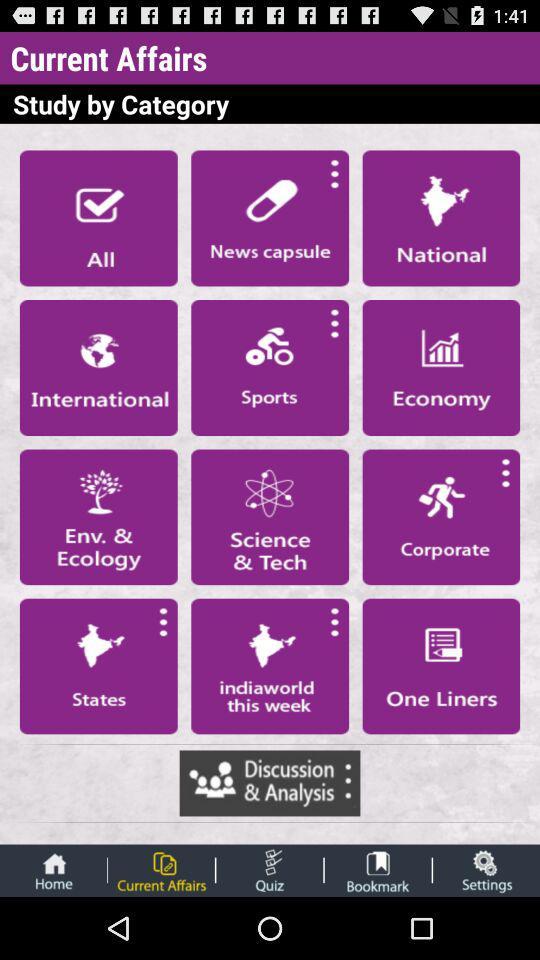 The height and width of the screenshot is (960, 540). Describe the element at coordinates (270, 666) in the screenshot. I see `open category` at that location.